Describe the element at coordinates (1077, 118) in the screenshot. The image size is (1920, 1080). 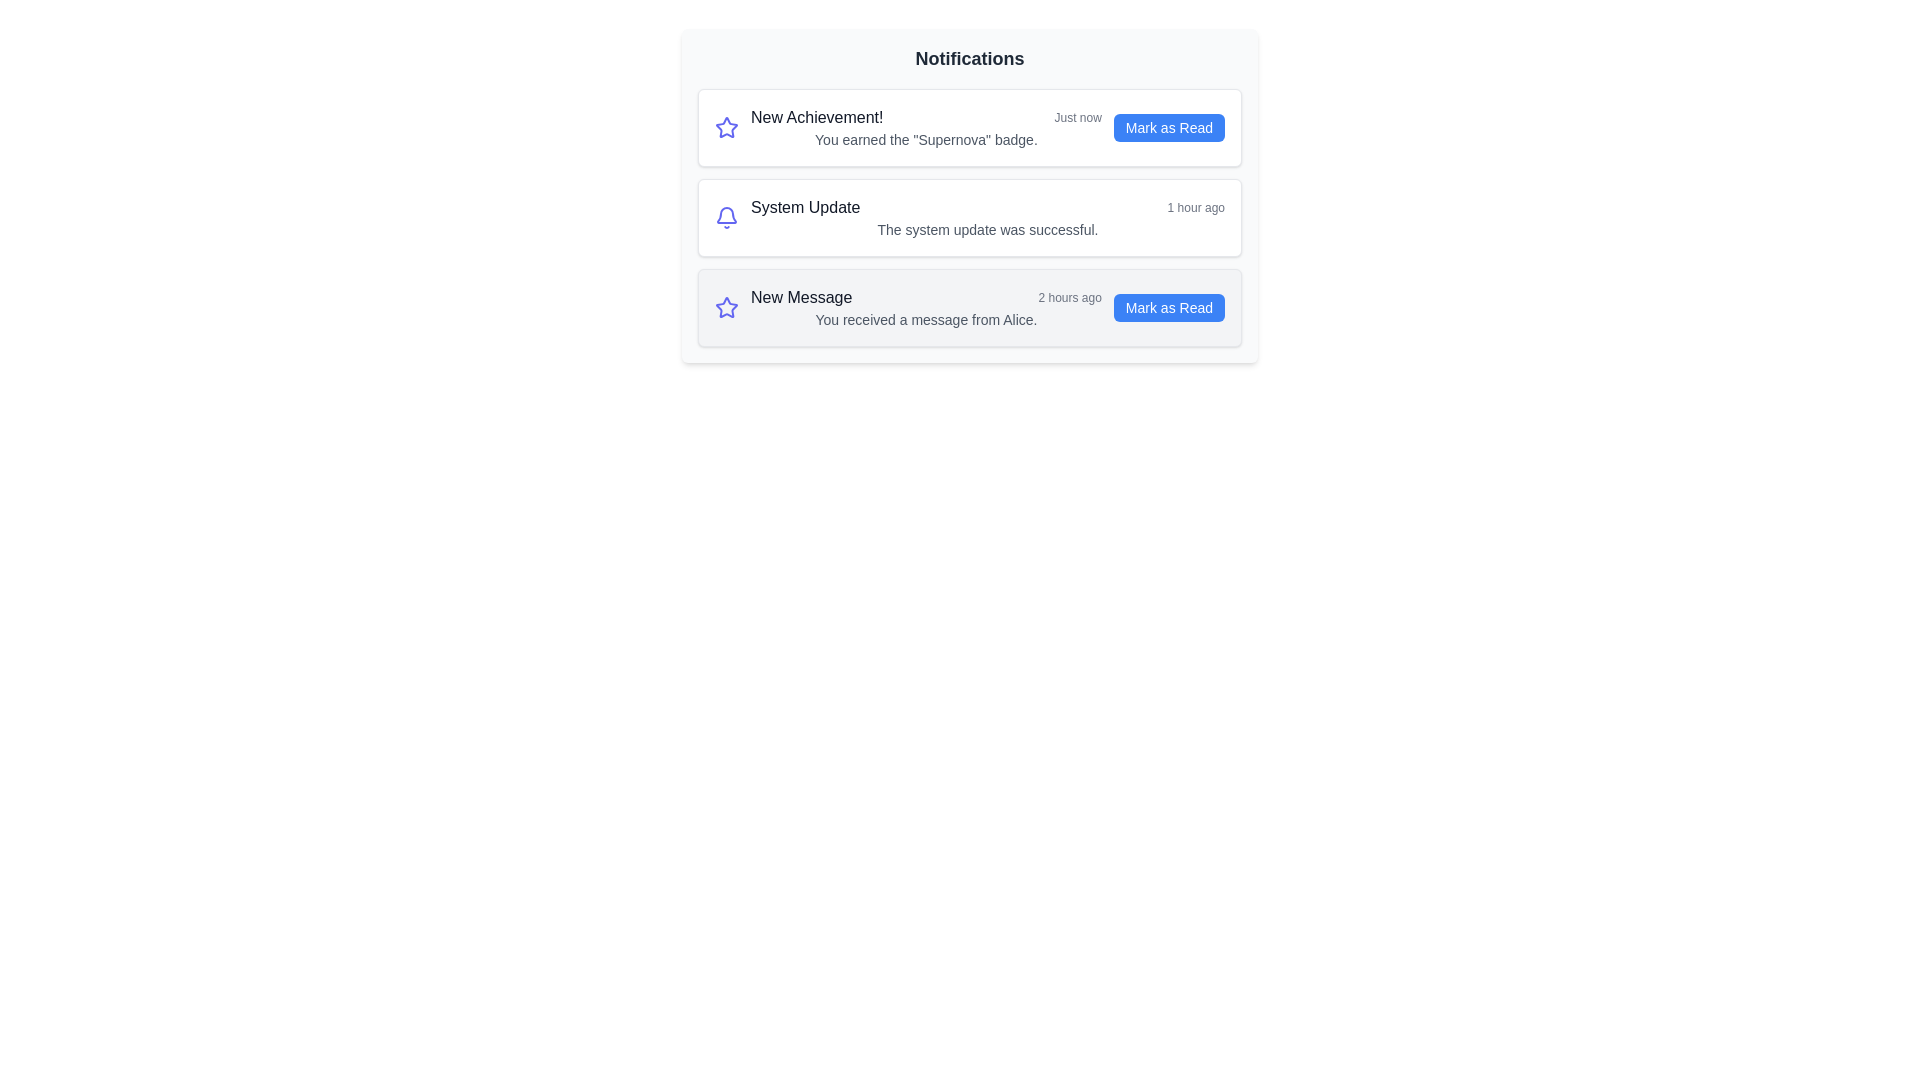
I see `the Text label that displays the time elapsed since the notification became active, located in the upper-right corner of the notification card next to the 'New Achievement!' title` at that location.